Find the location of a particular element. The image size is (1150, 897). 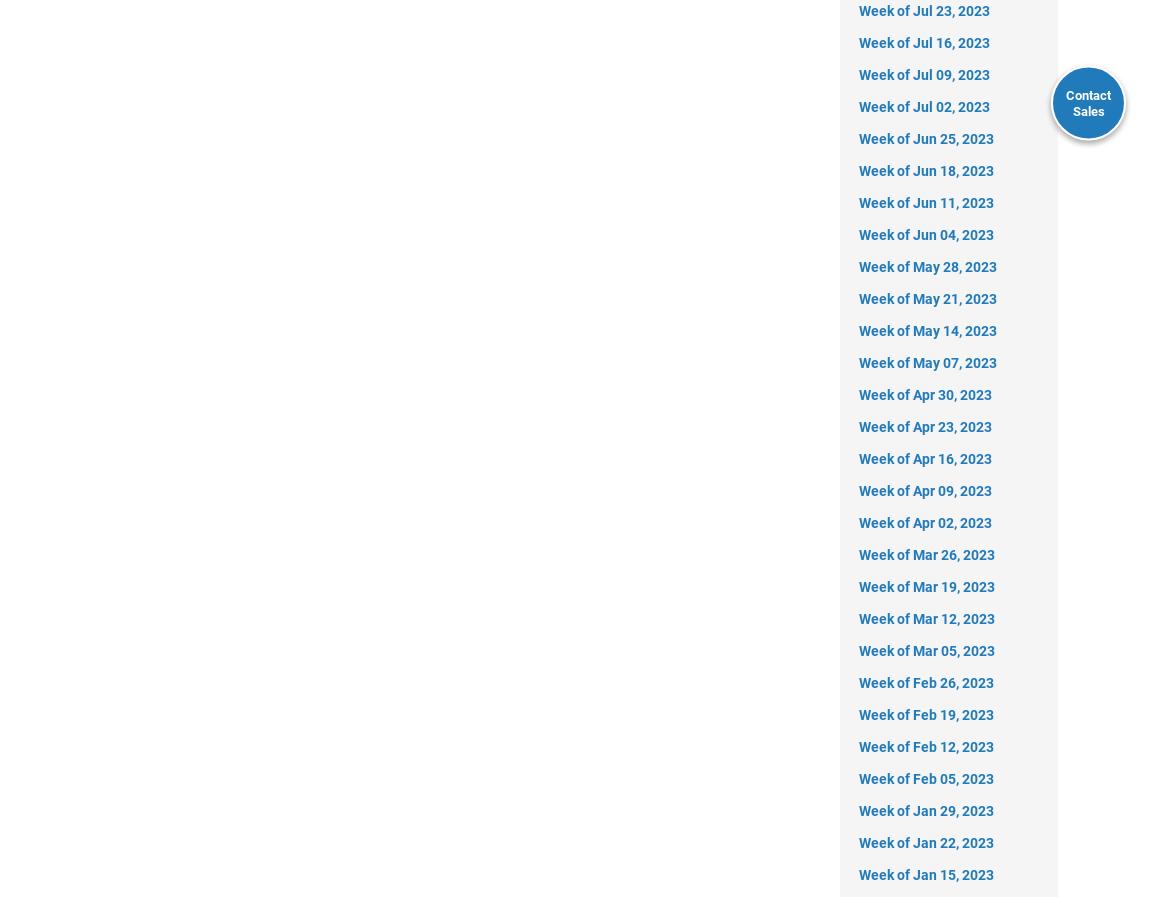

'Week of Jul 23, 2023' is located at coordinates (924, 8).